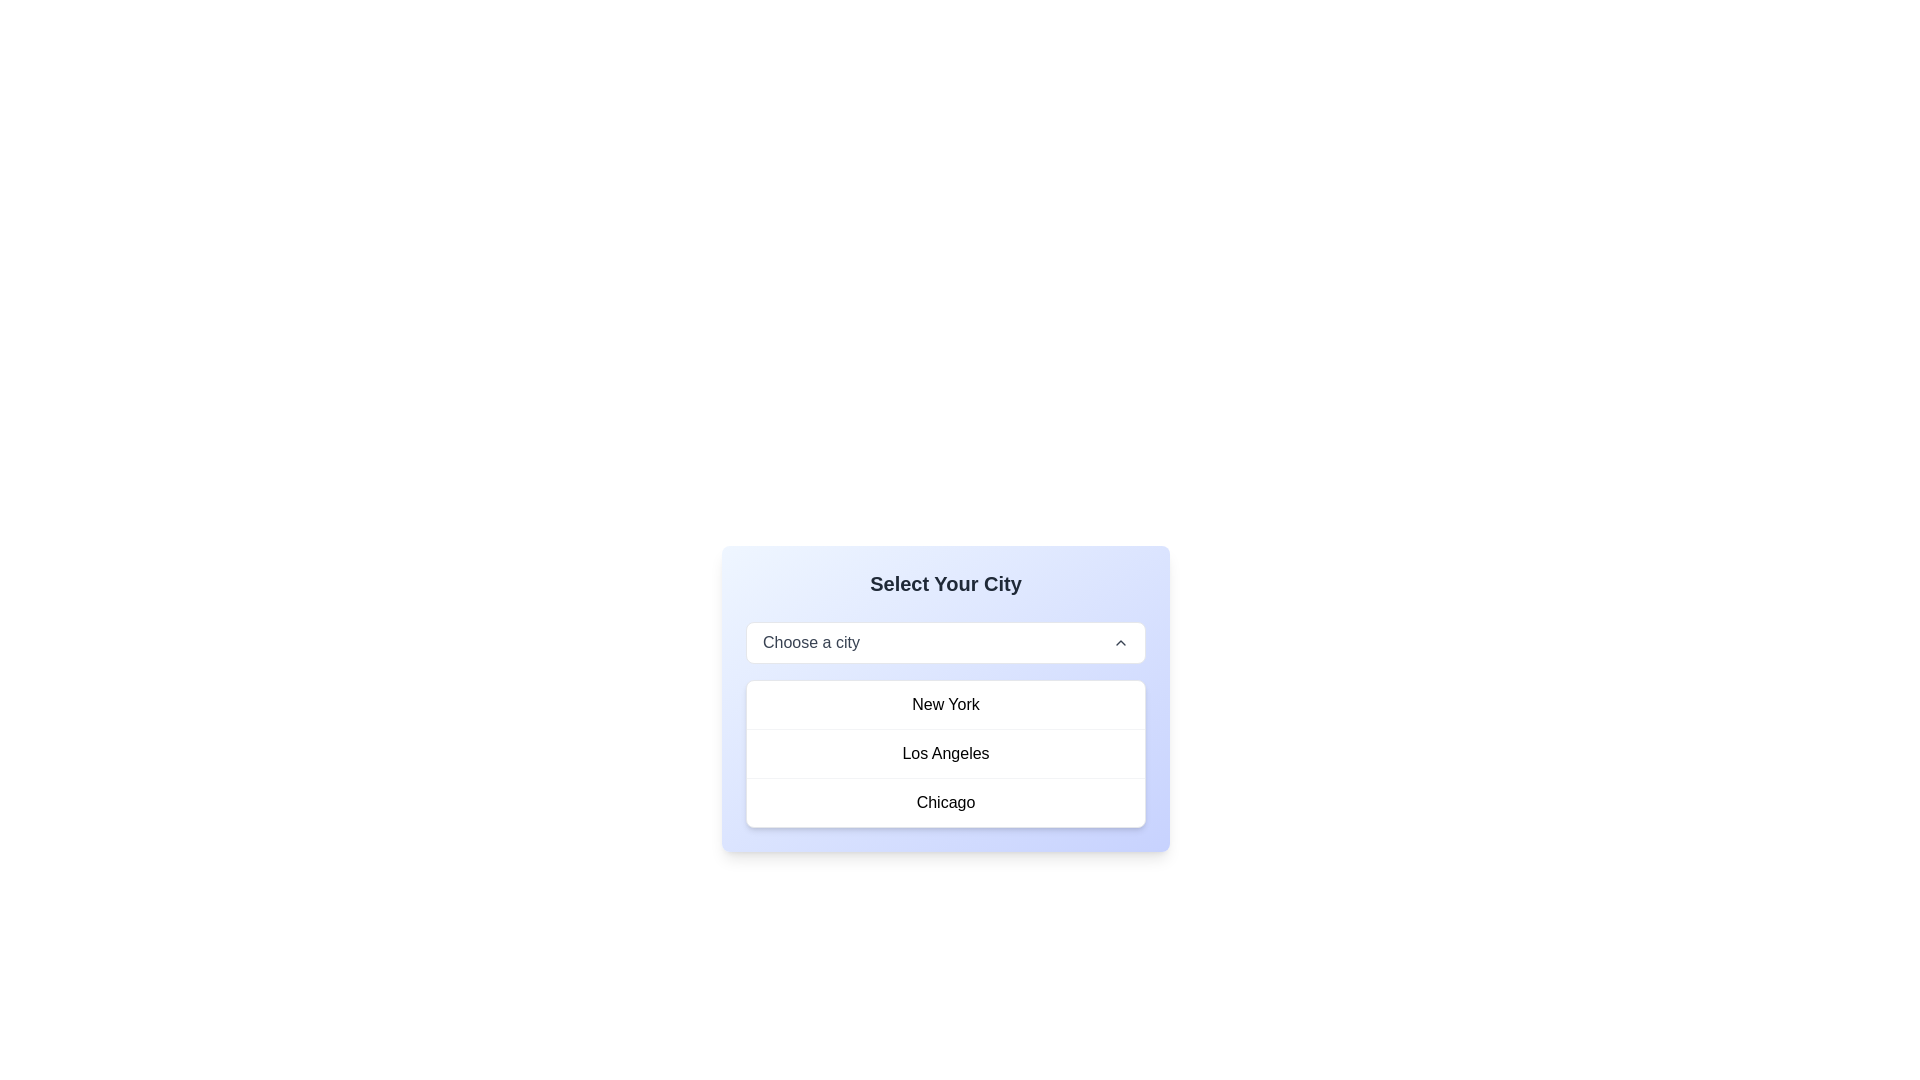  I want to click on the text label 'Choose a city' located within the dropdown menu interface, which is aligned with a dropdown arrow icon on the far right, so click(811, 643).